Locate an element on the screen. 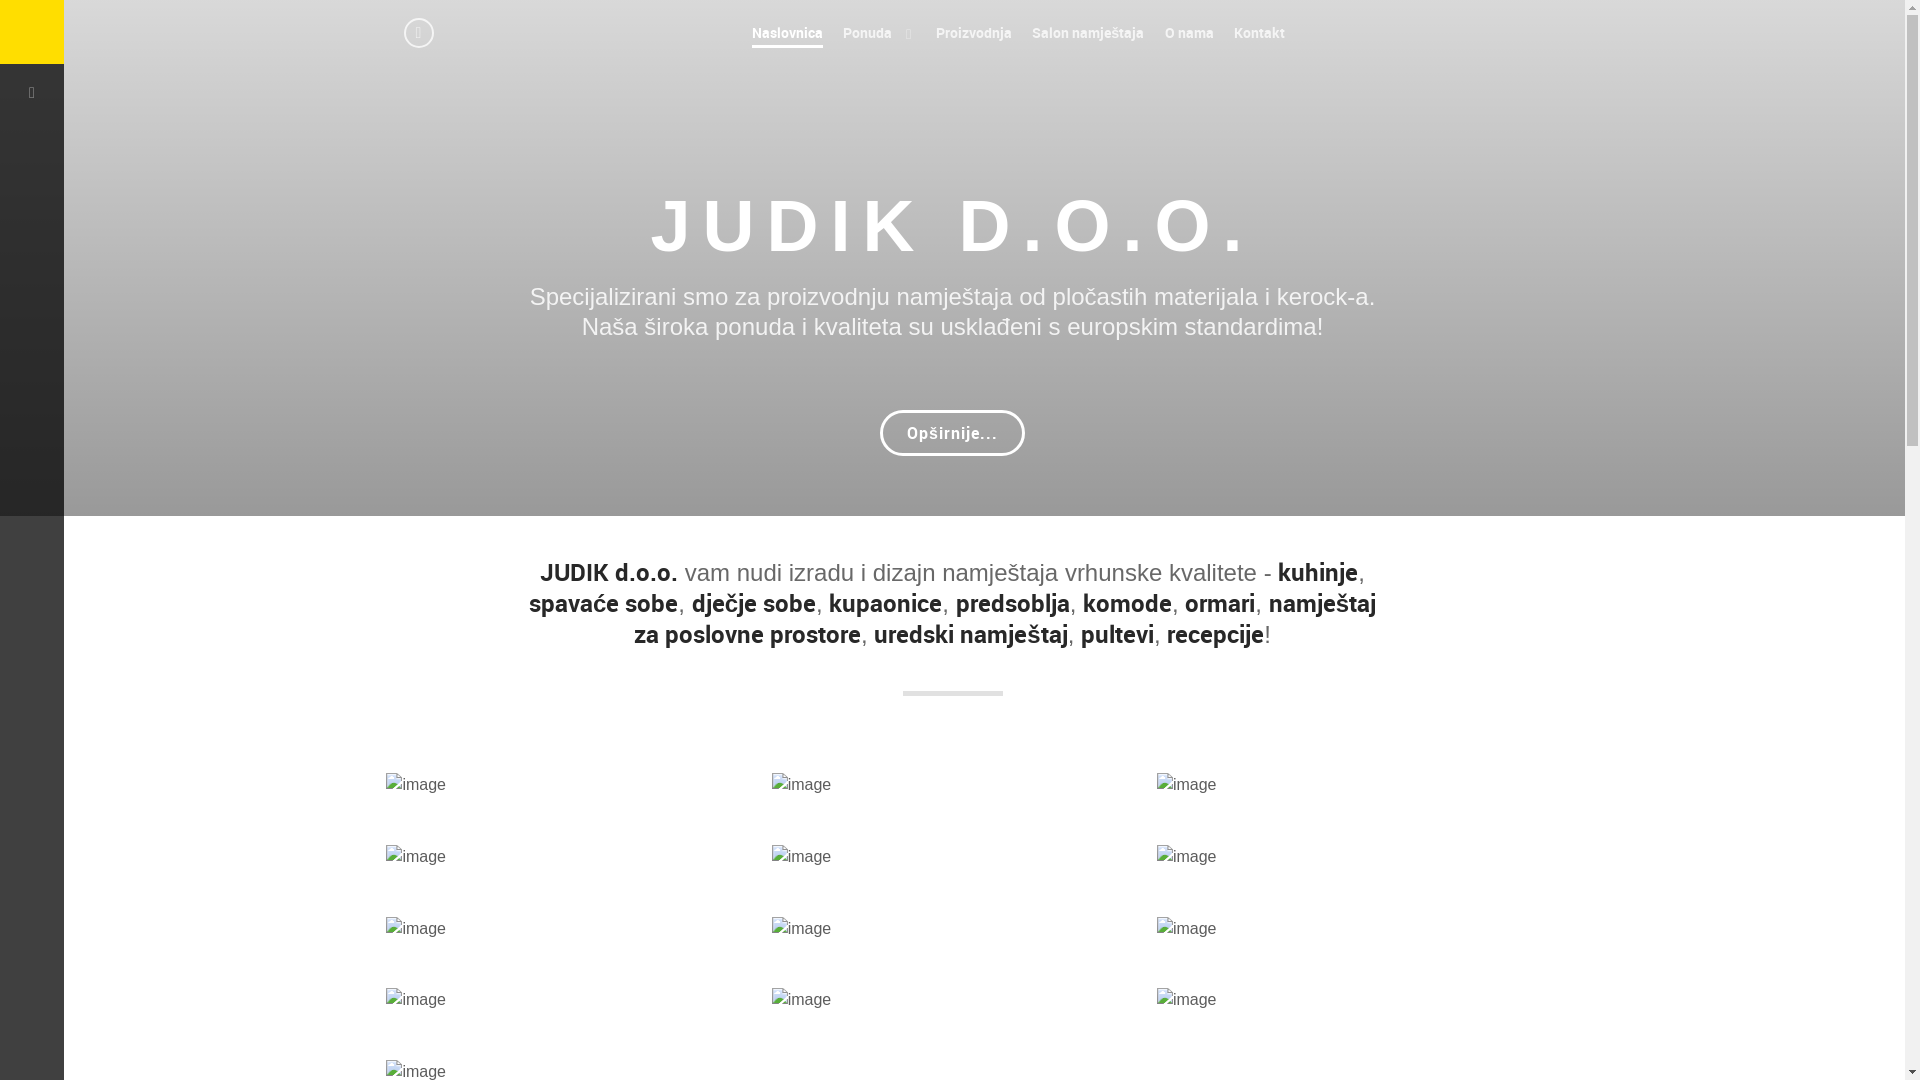 The width and height of the screenshot is (1920, 1080). 'komode' is located at coordinates (1127, 601).